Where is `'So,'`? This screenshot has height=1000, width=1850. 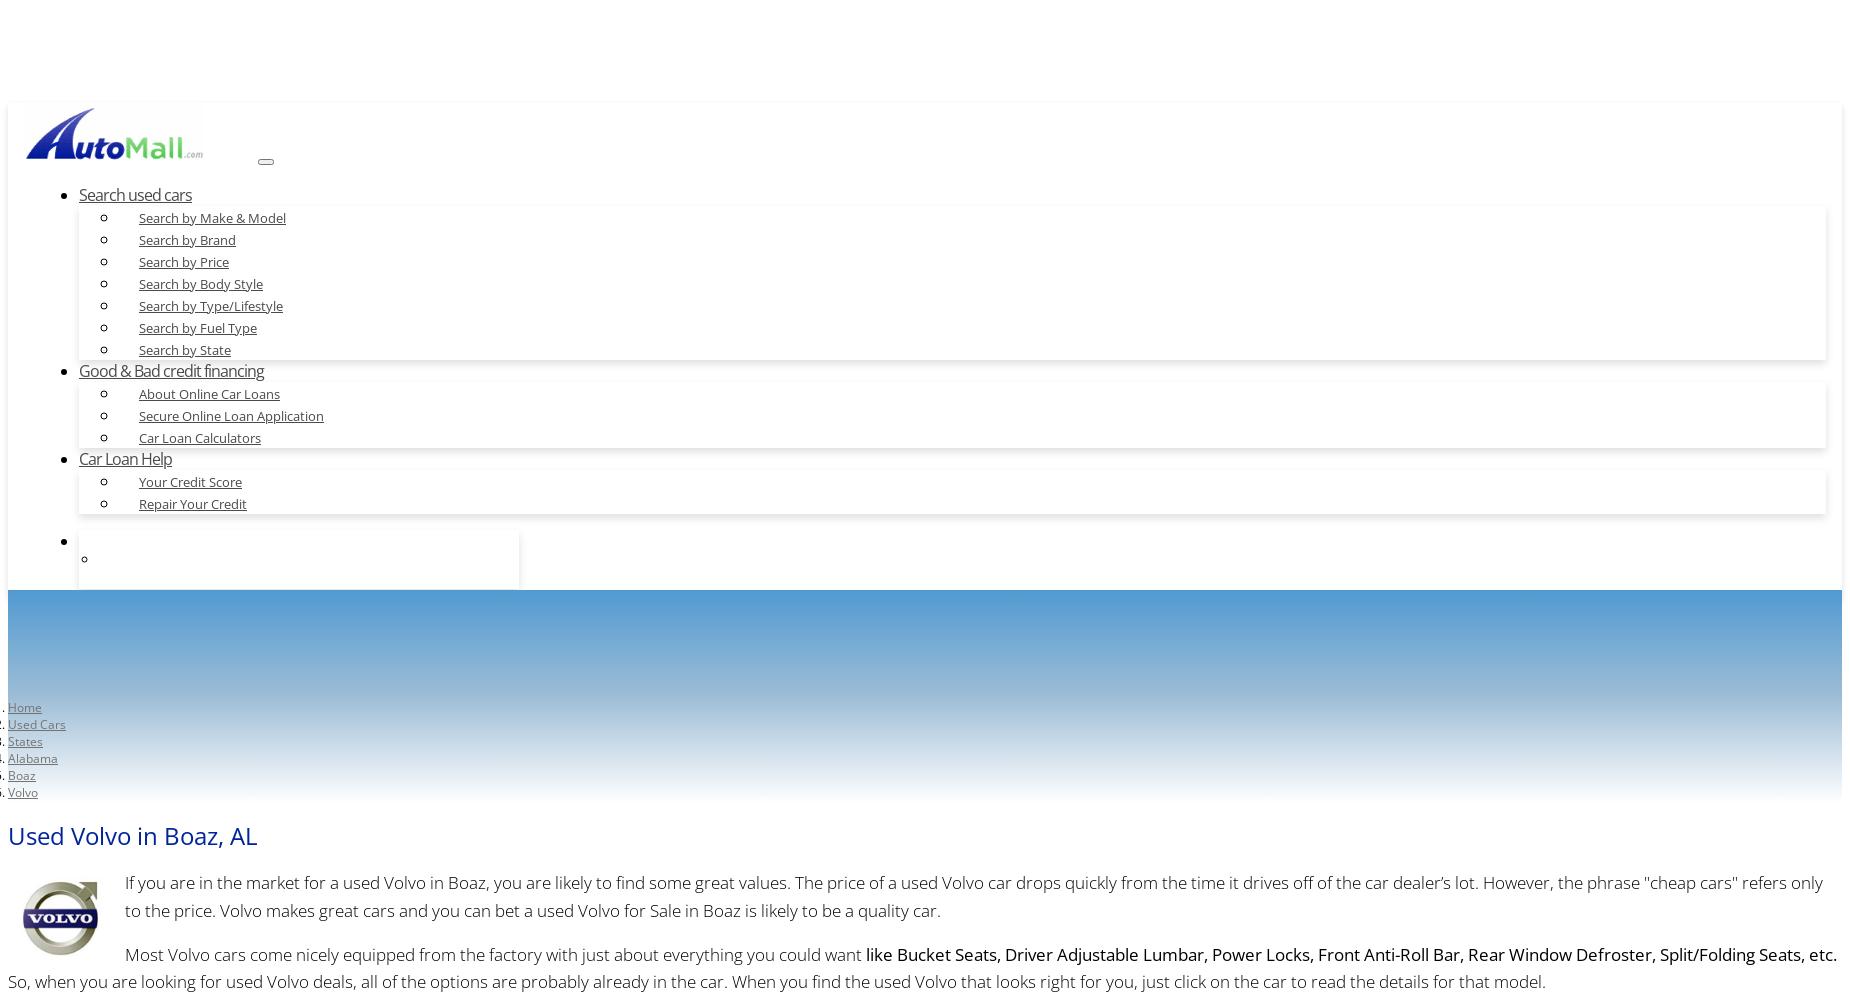
'So,' is located at coordinates (18, 980).